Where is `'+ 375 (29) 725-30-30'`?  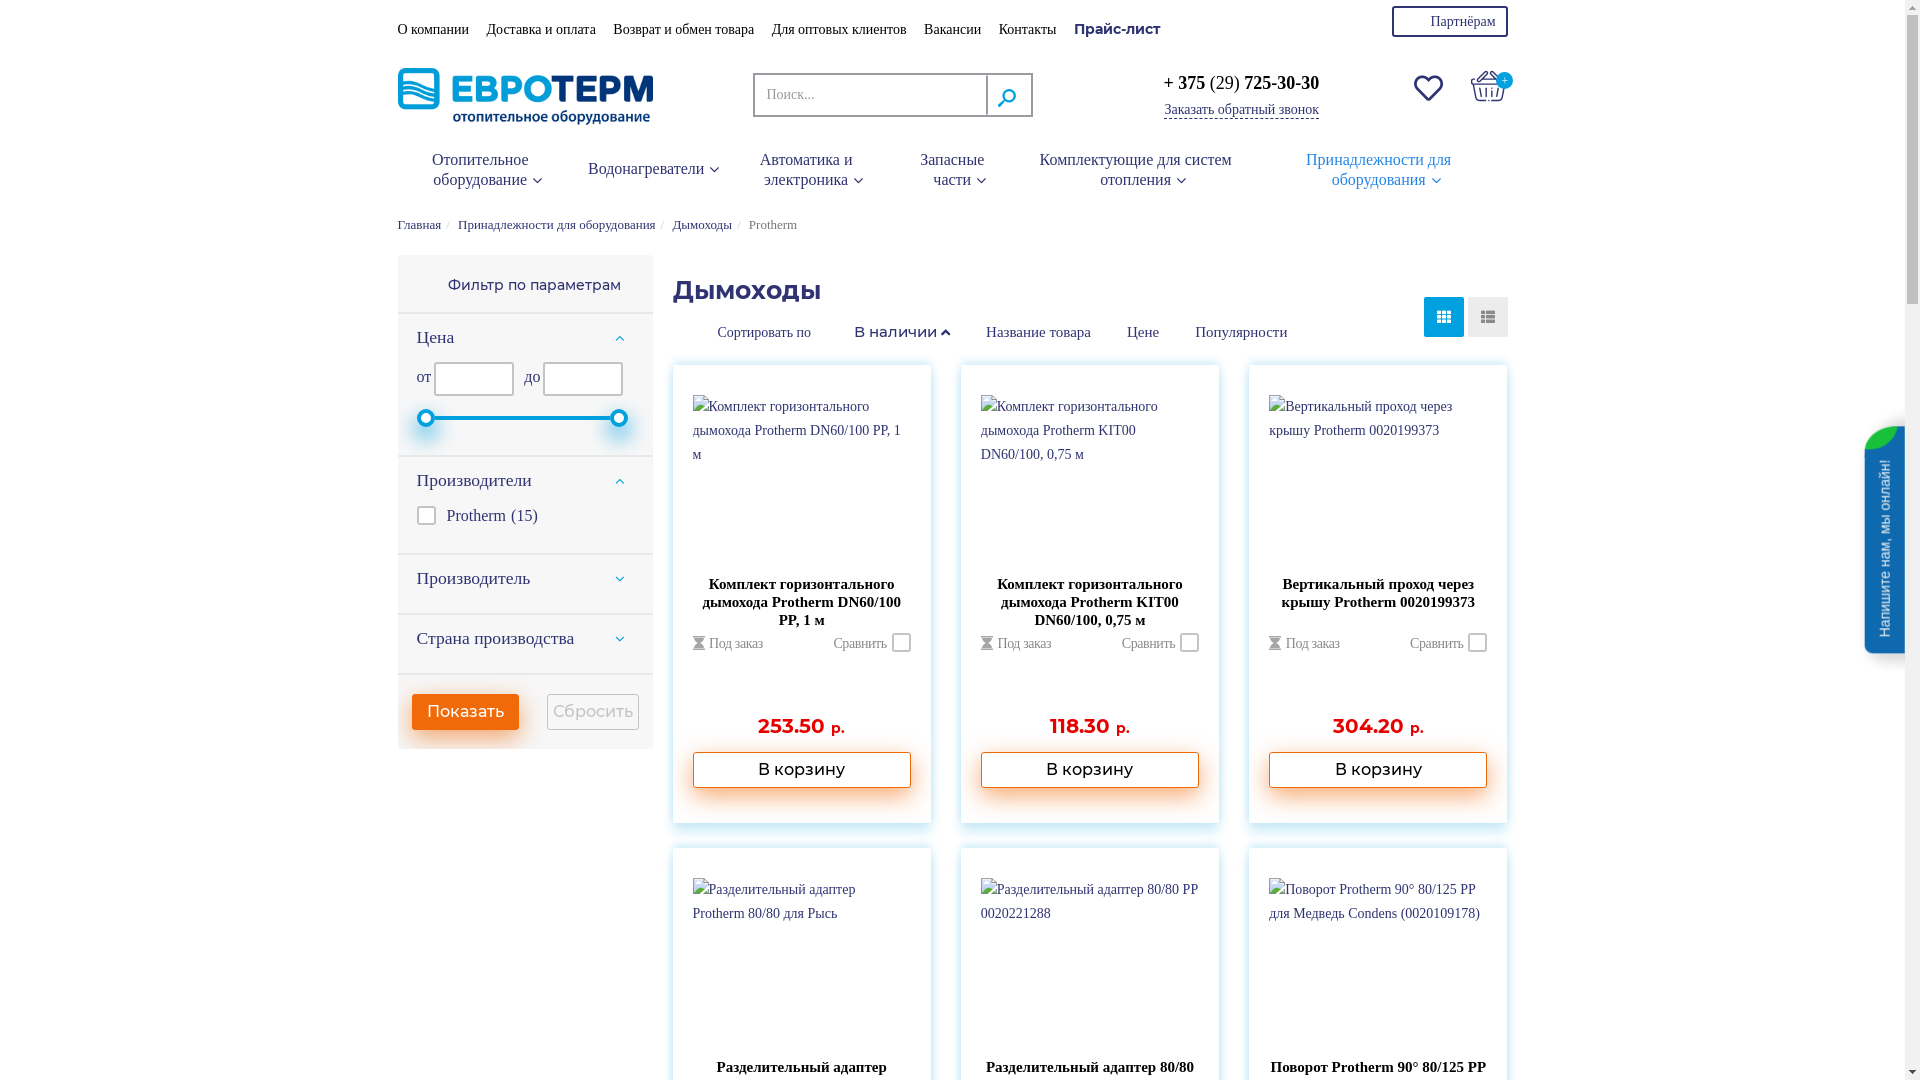 '+ 375 (29) 725-30-30' is located at coordinates (1240, 82).